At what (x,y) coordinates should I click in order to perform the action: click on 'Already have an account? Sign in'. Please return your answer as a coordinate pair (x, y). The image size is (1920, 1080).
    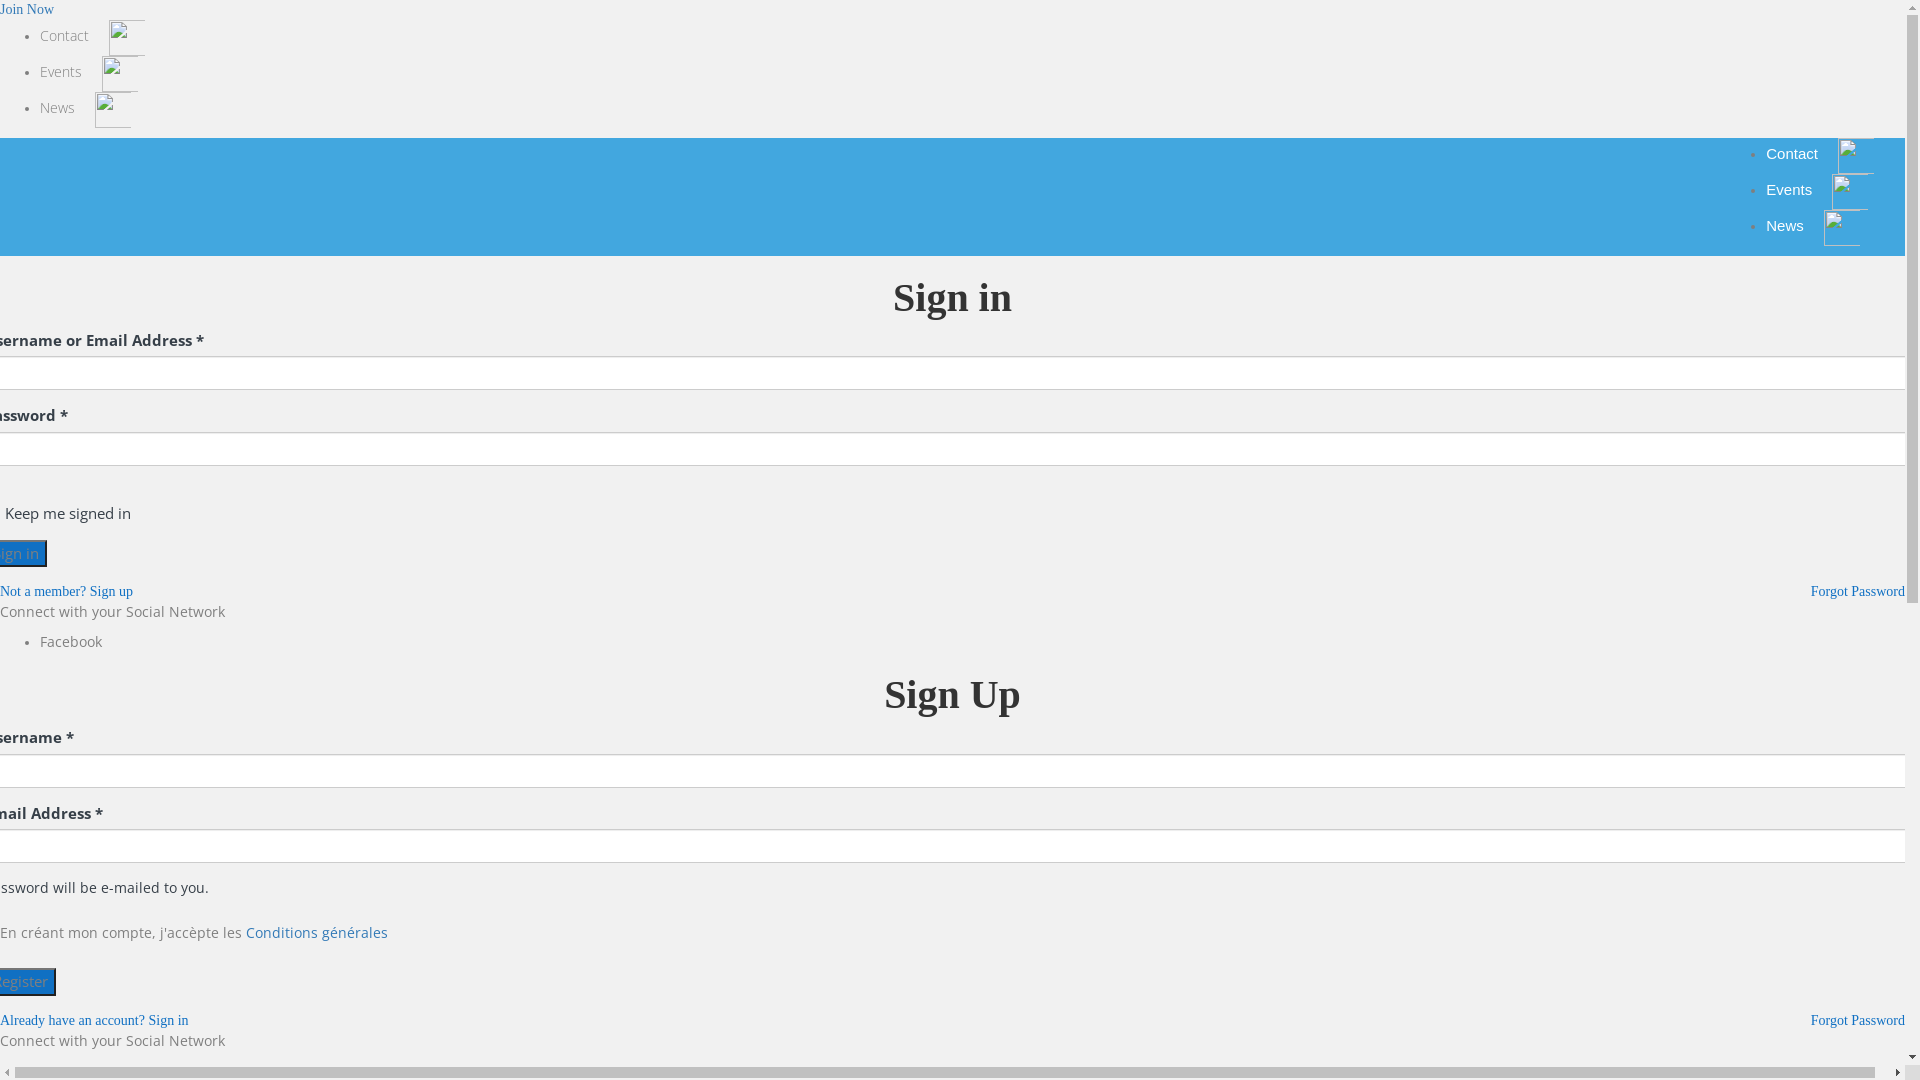
    Looking at the image, I should click on (93, 1020).